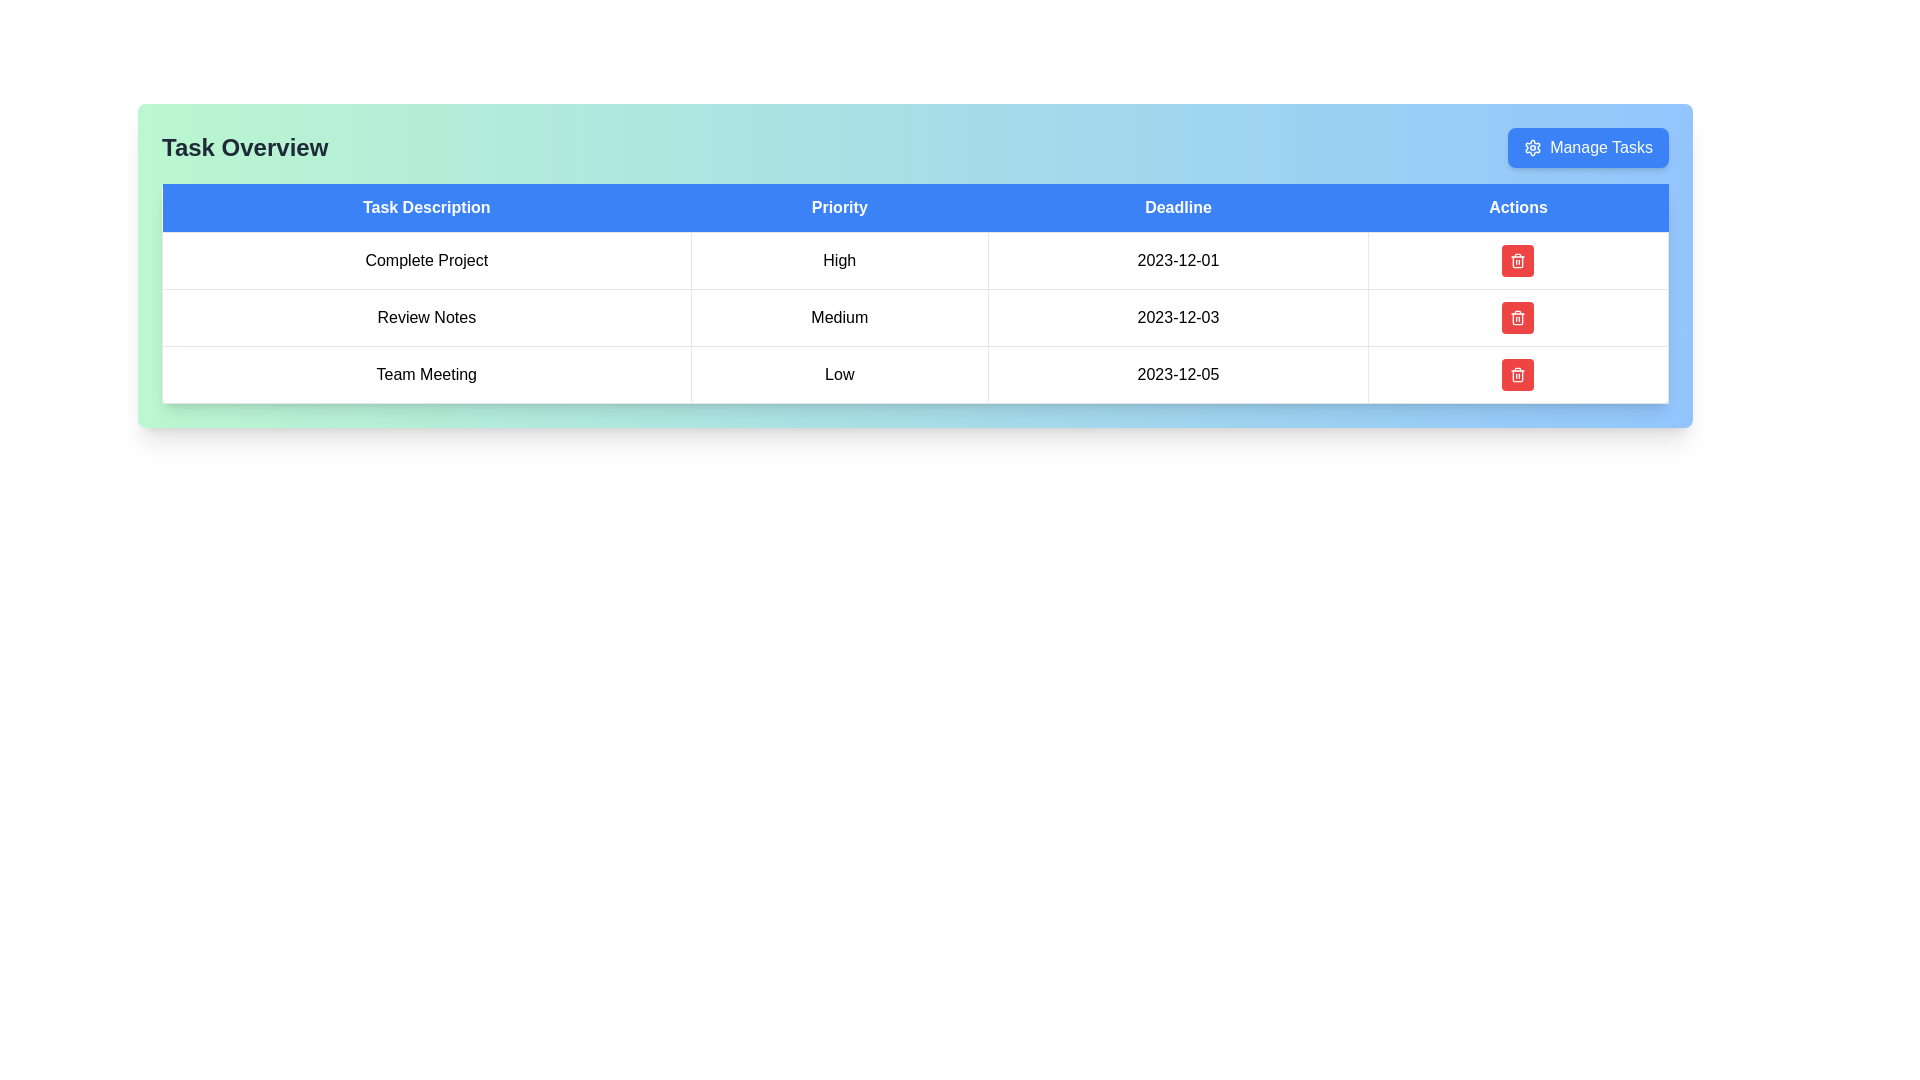 The height and width of the screenshot is (1080, 1920). I want to click on text element that displays the deadline date of the Team Meeting located in the third row under the 'Deadline' column of the 'Task Overview' table, so click(1178, 374).